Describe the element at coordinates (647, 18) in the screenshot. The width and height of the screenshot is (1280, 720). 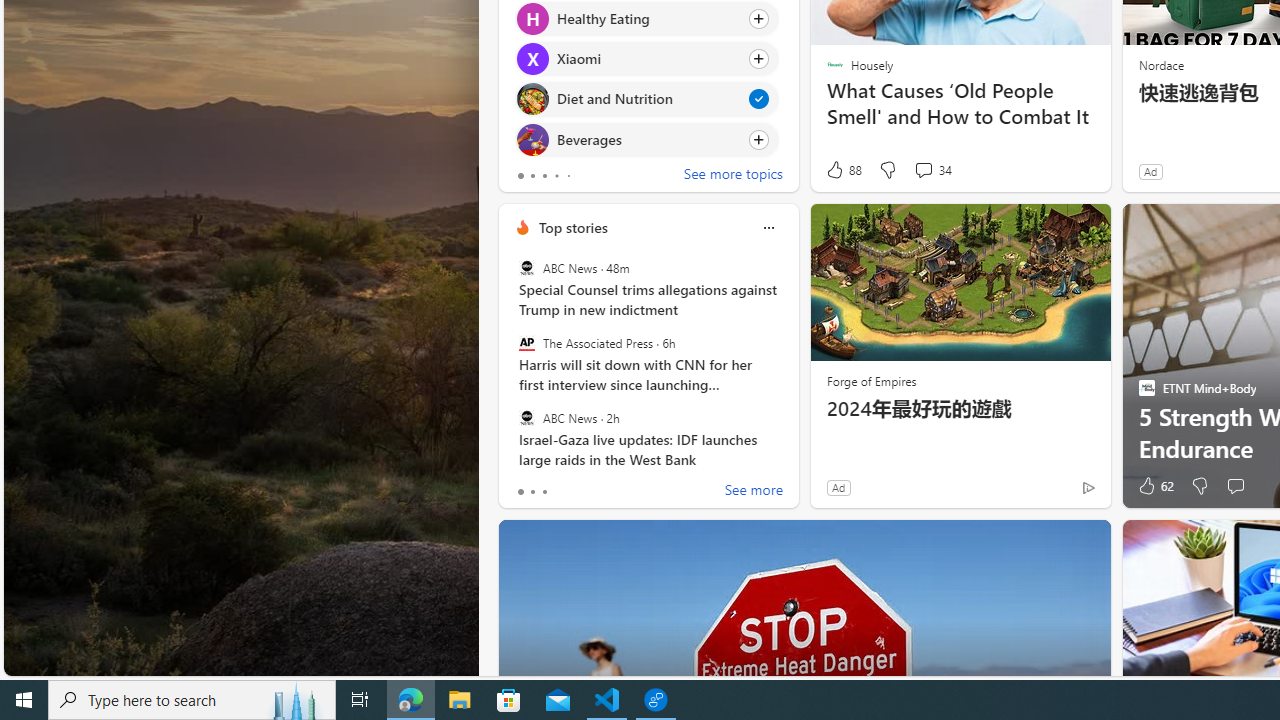
I see `'Click to follow topic Healthy Eating'` at that location.